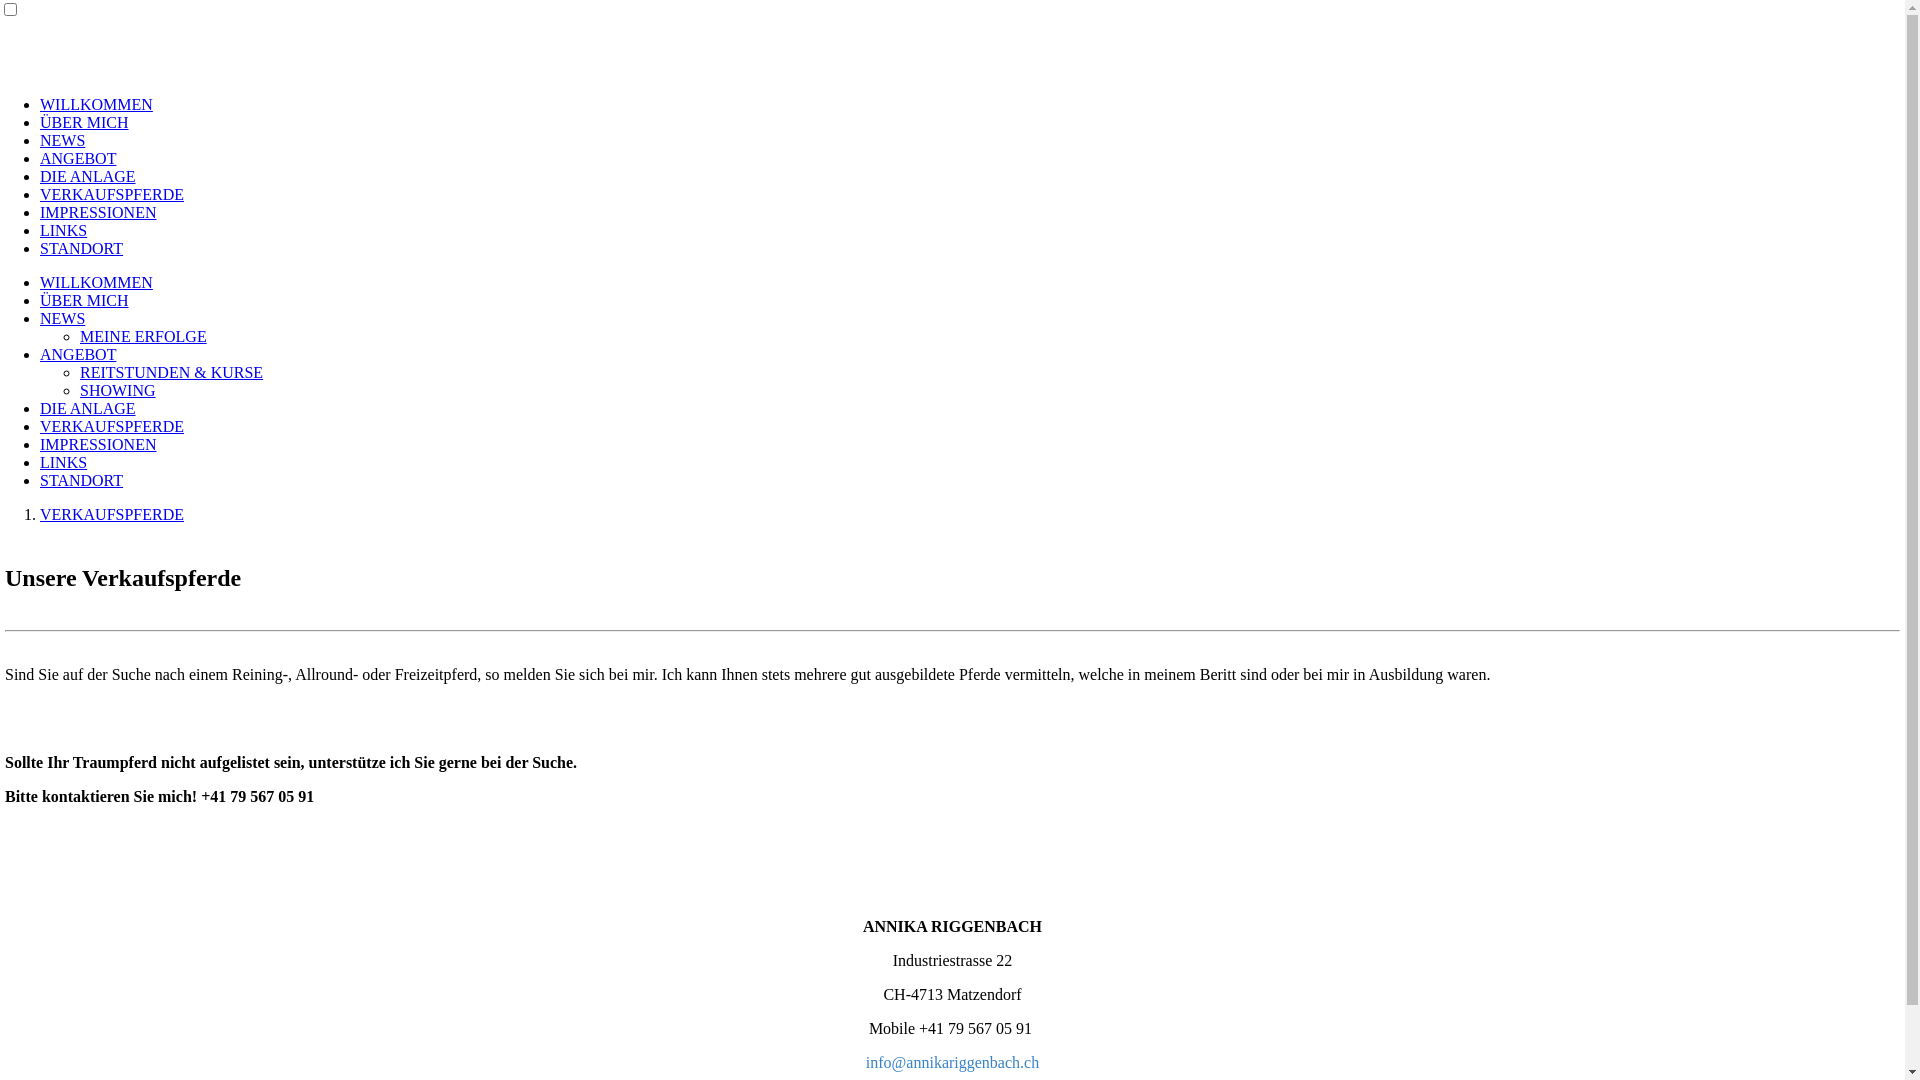 Image resolution: width=1920 pixels, height=1080 pixels. I want to click on 'WILLKOMMEN', so click(95, 282).